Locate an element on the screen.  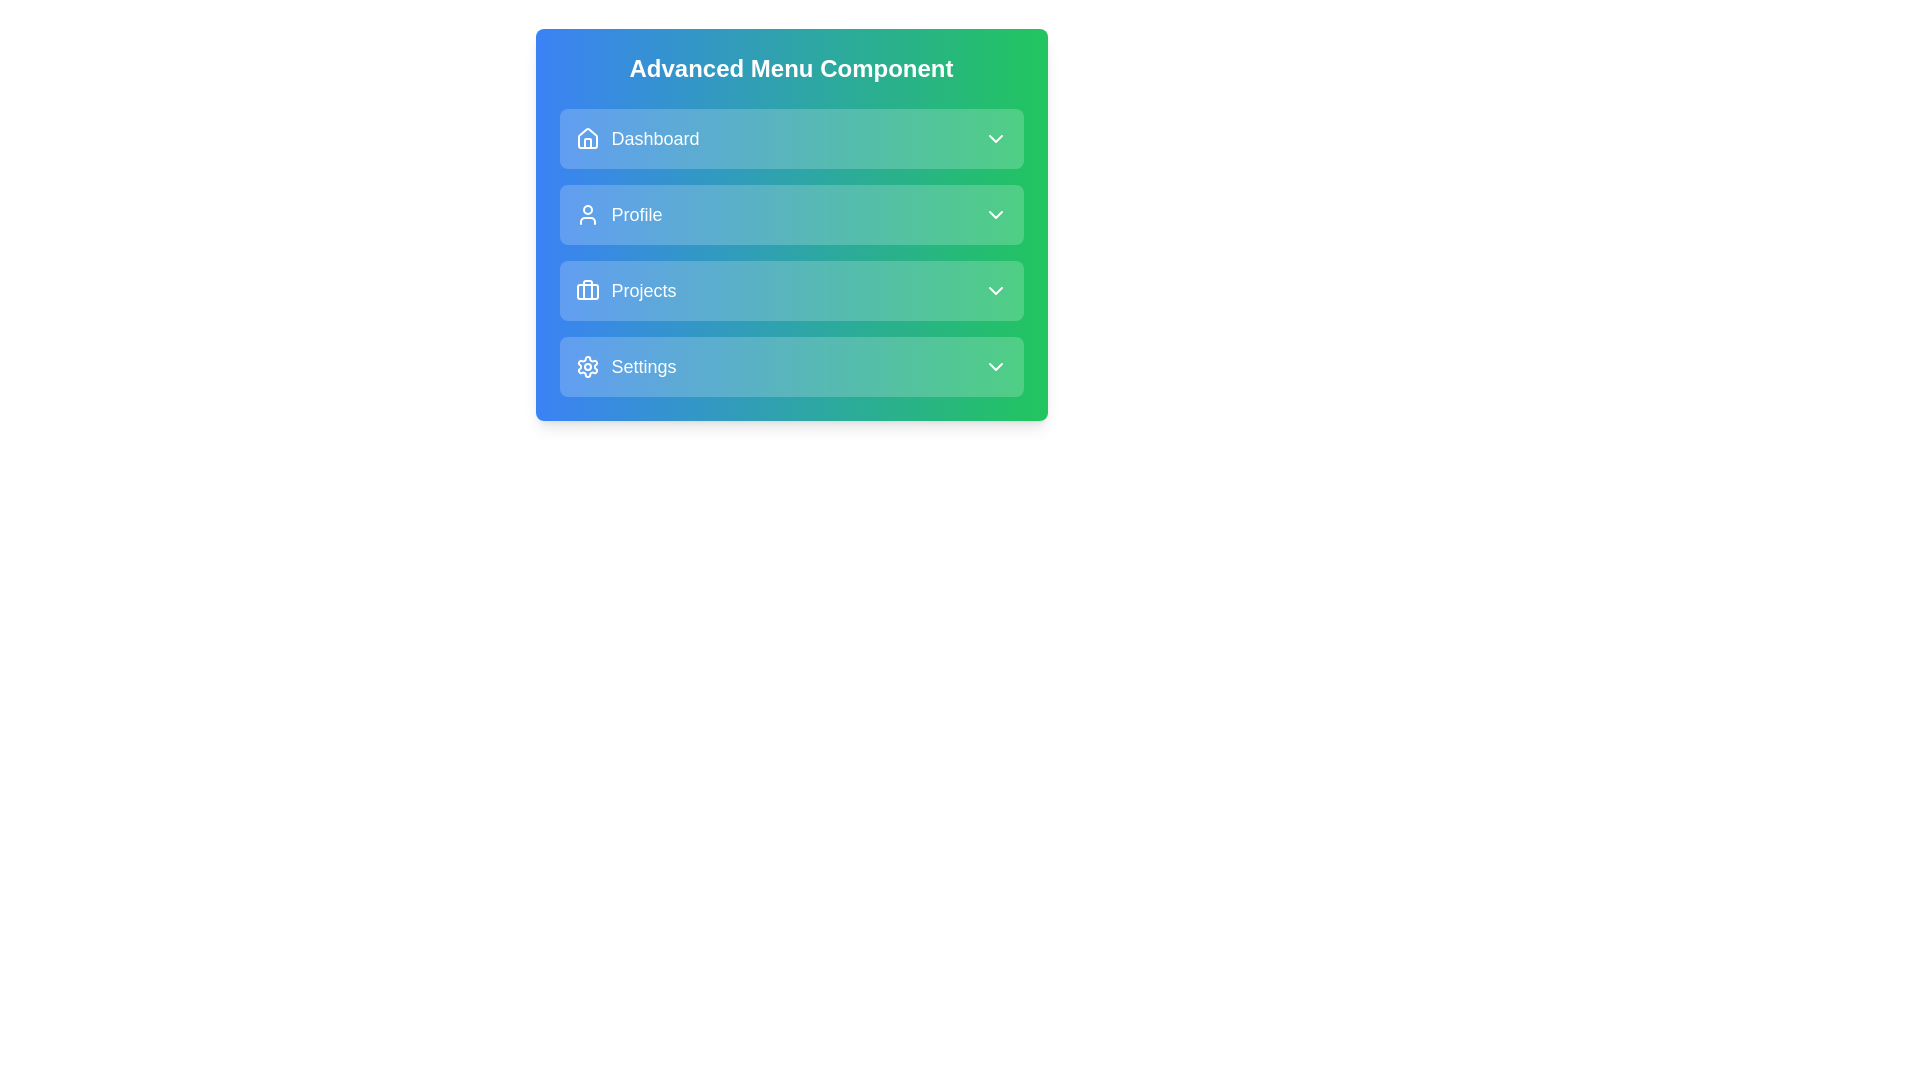
the 'Projects' text label is located at coordinates (624, 290).